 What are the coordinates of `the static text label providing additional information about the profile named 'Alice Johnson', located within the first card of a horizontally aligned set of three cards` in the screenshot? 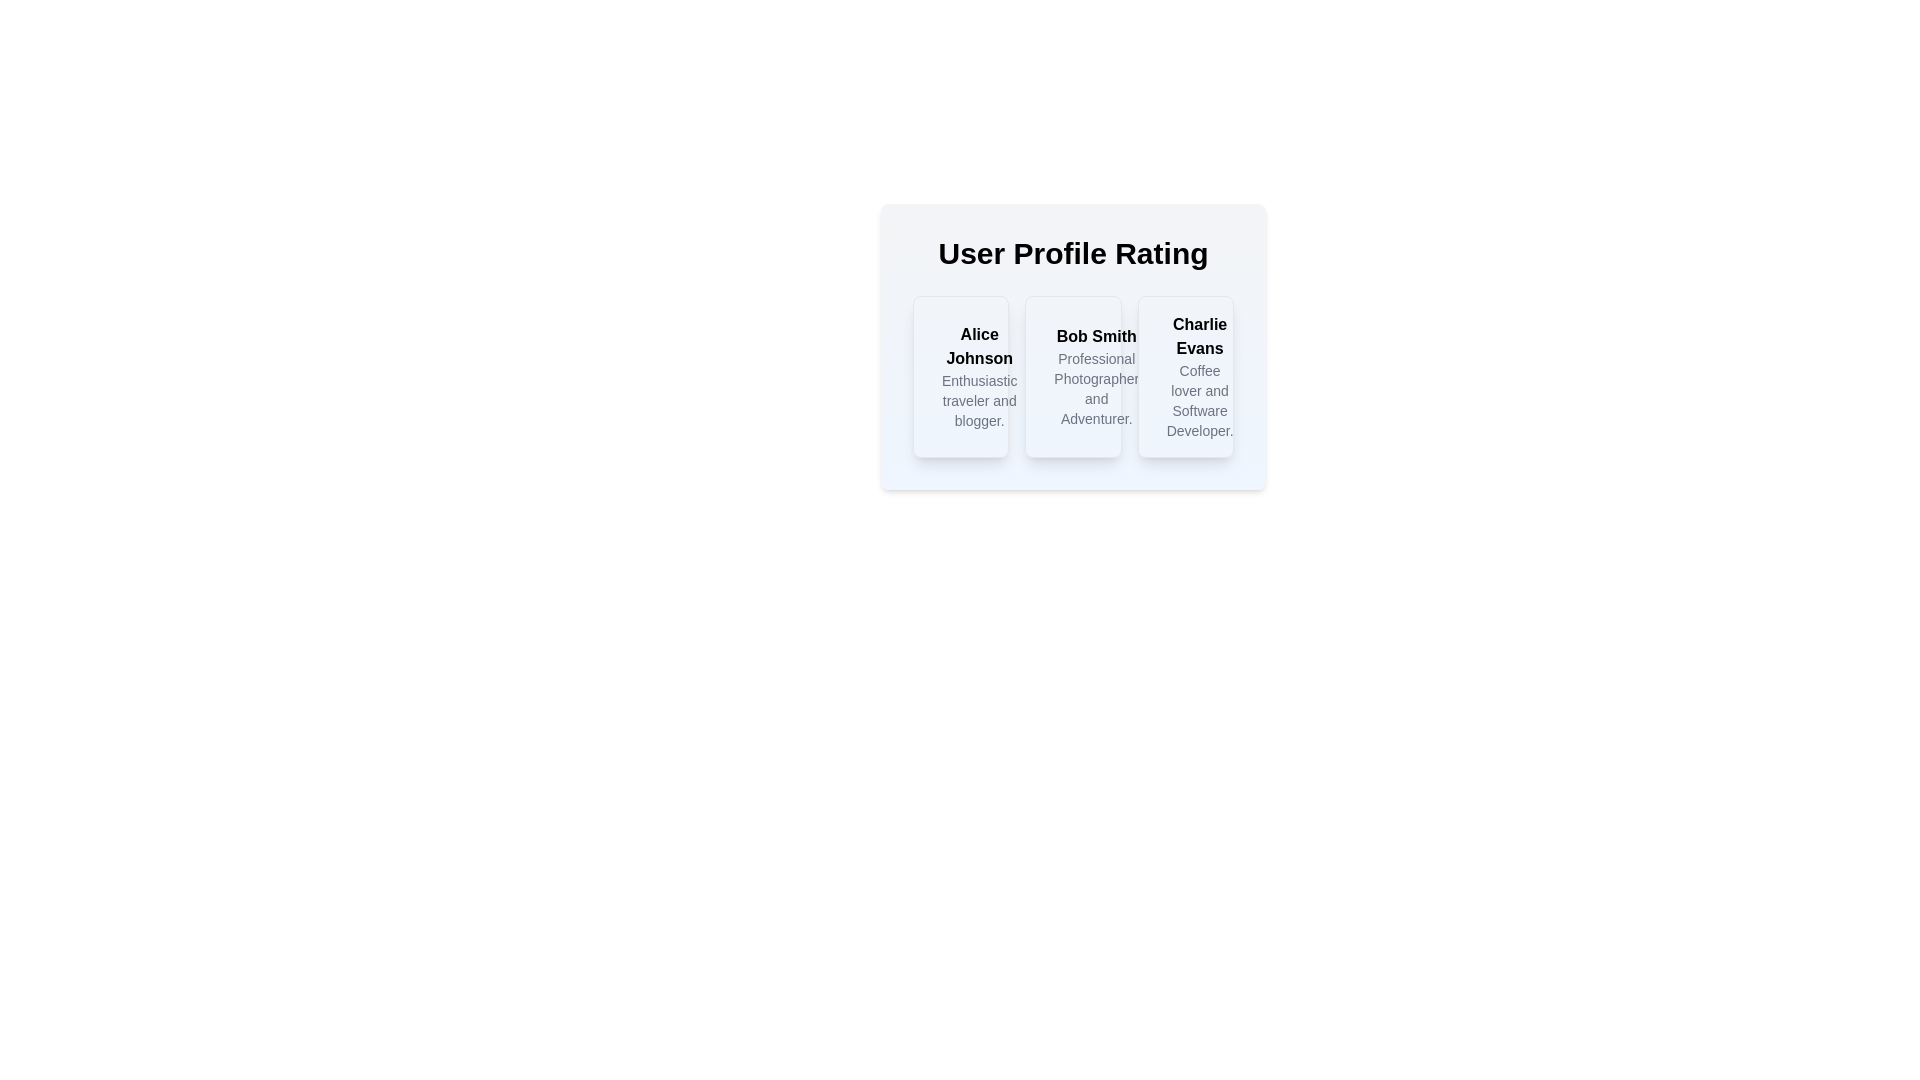 It's located at (979, 401).